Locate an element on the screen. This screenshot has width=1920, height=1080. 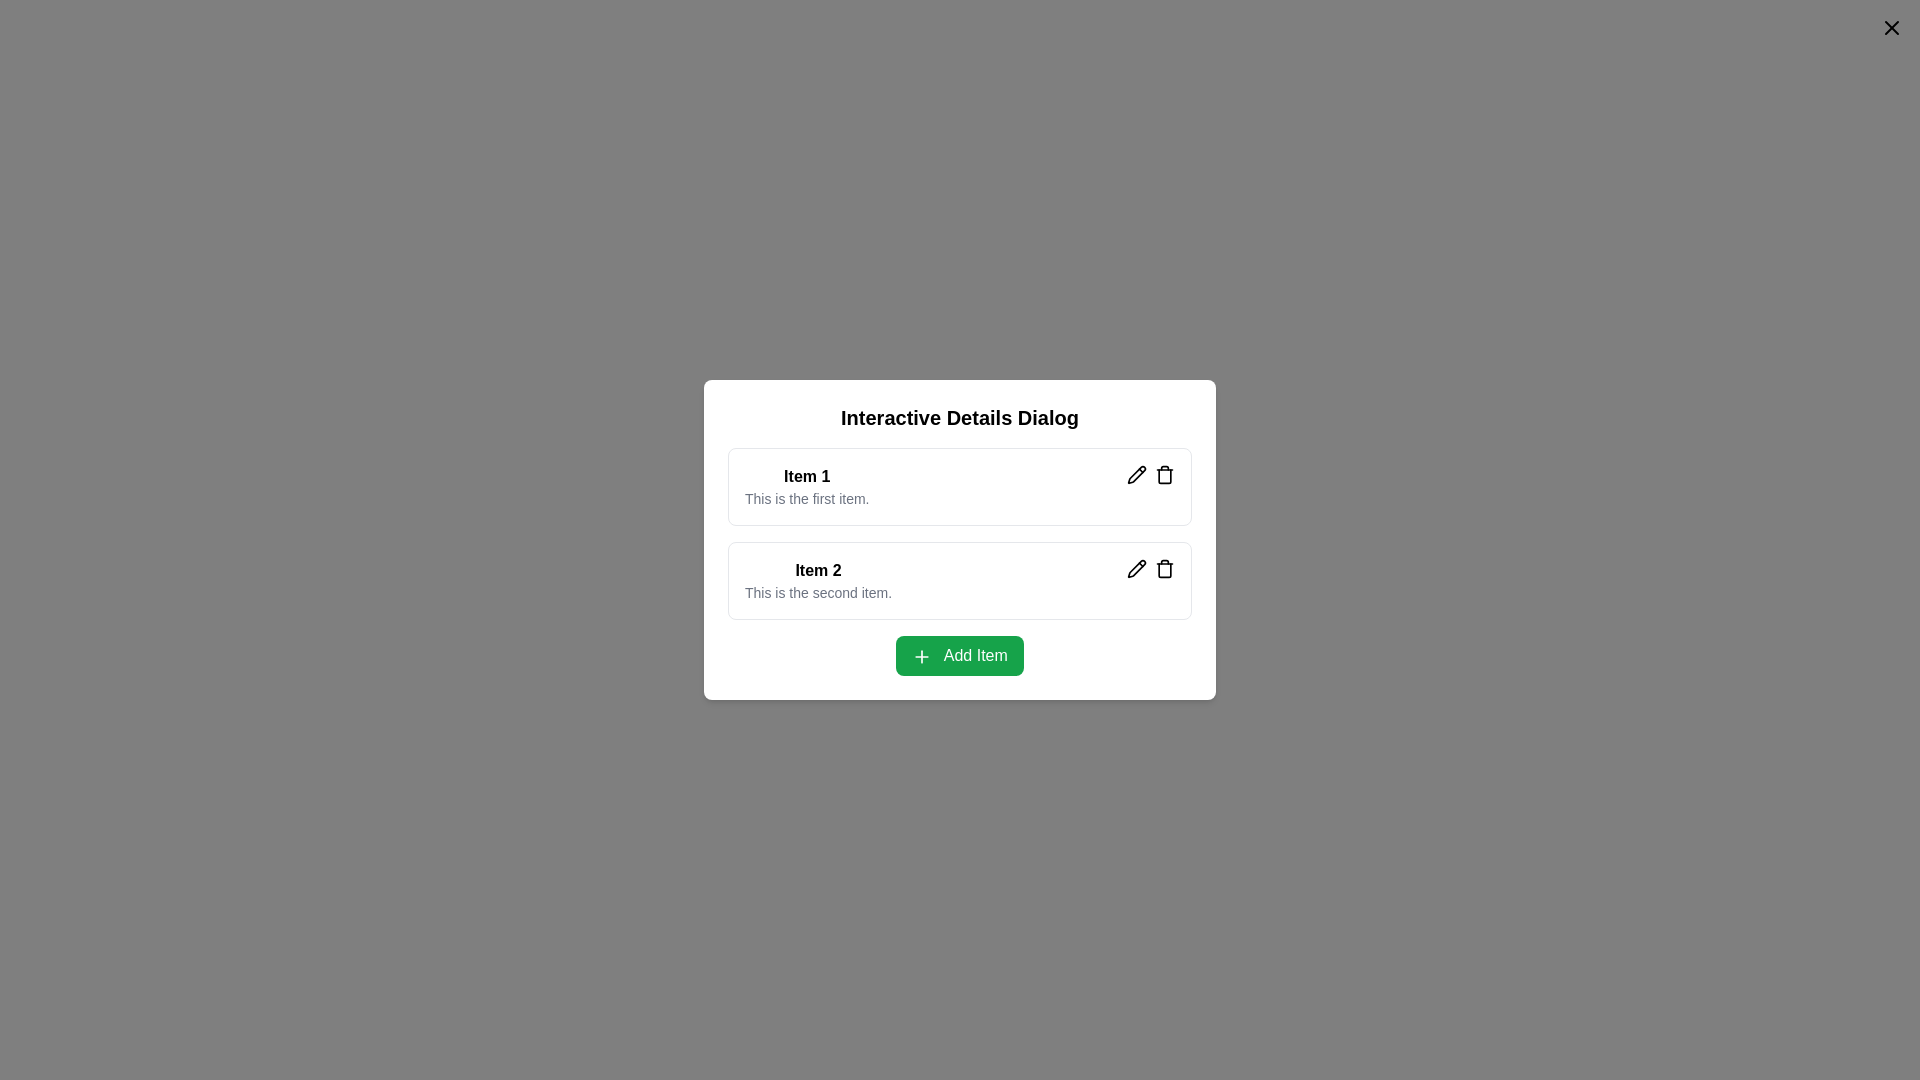
the Icon Button located within the second item of the list is located at coordinates (1137, 474).